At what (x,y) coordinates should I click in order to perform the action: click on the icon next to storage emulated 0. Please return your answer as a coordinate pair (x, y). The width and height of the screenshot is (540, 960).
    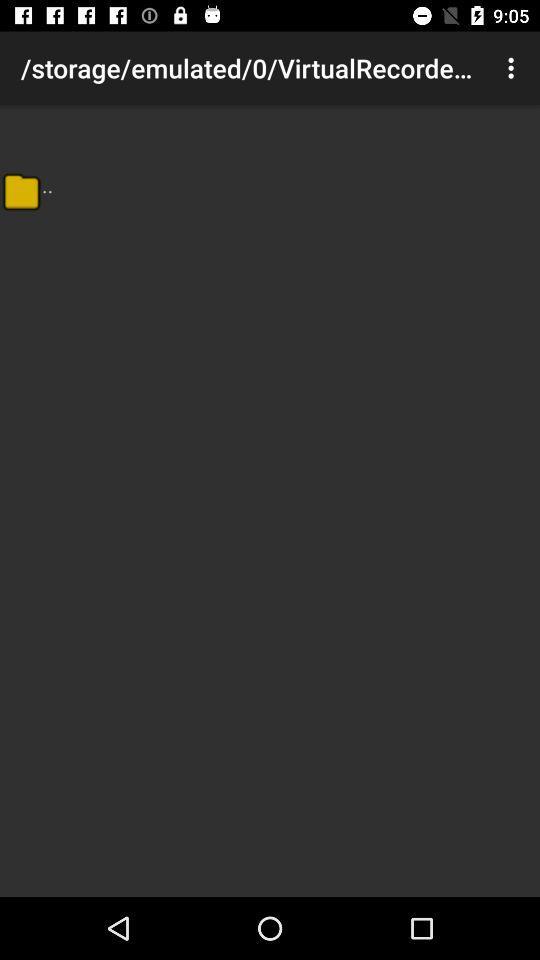
    Looking at the image, I should click on (513, 68).